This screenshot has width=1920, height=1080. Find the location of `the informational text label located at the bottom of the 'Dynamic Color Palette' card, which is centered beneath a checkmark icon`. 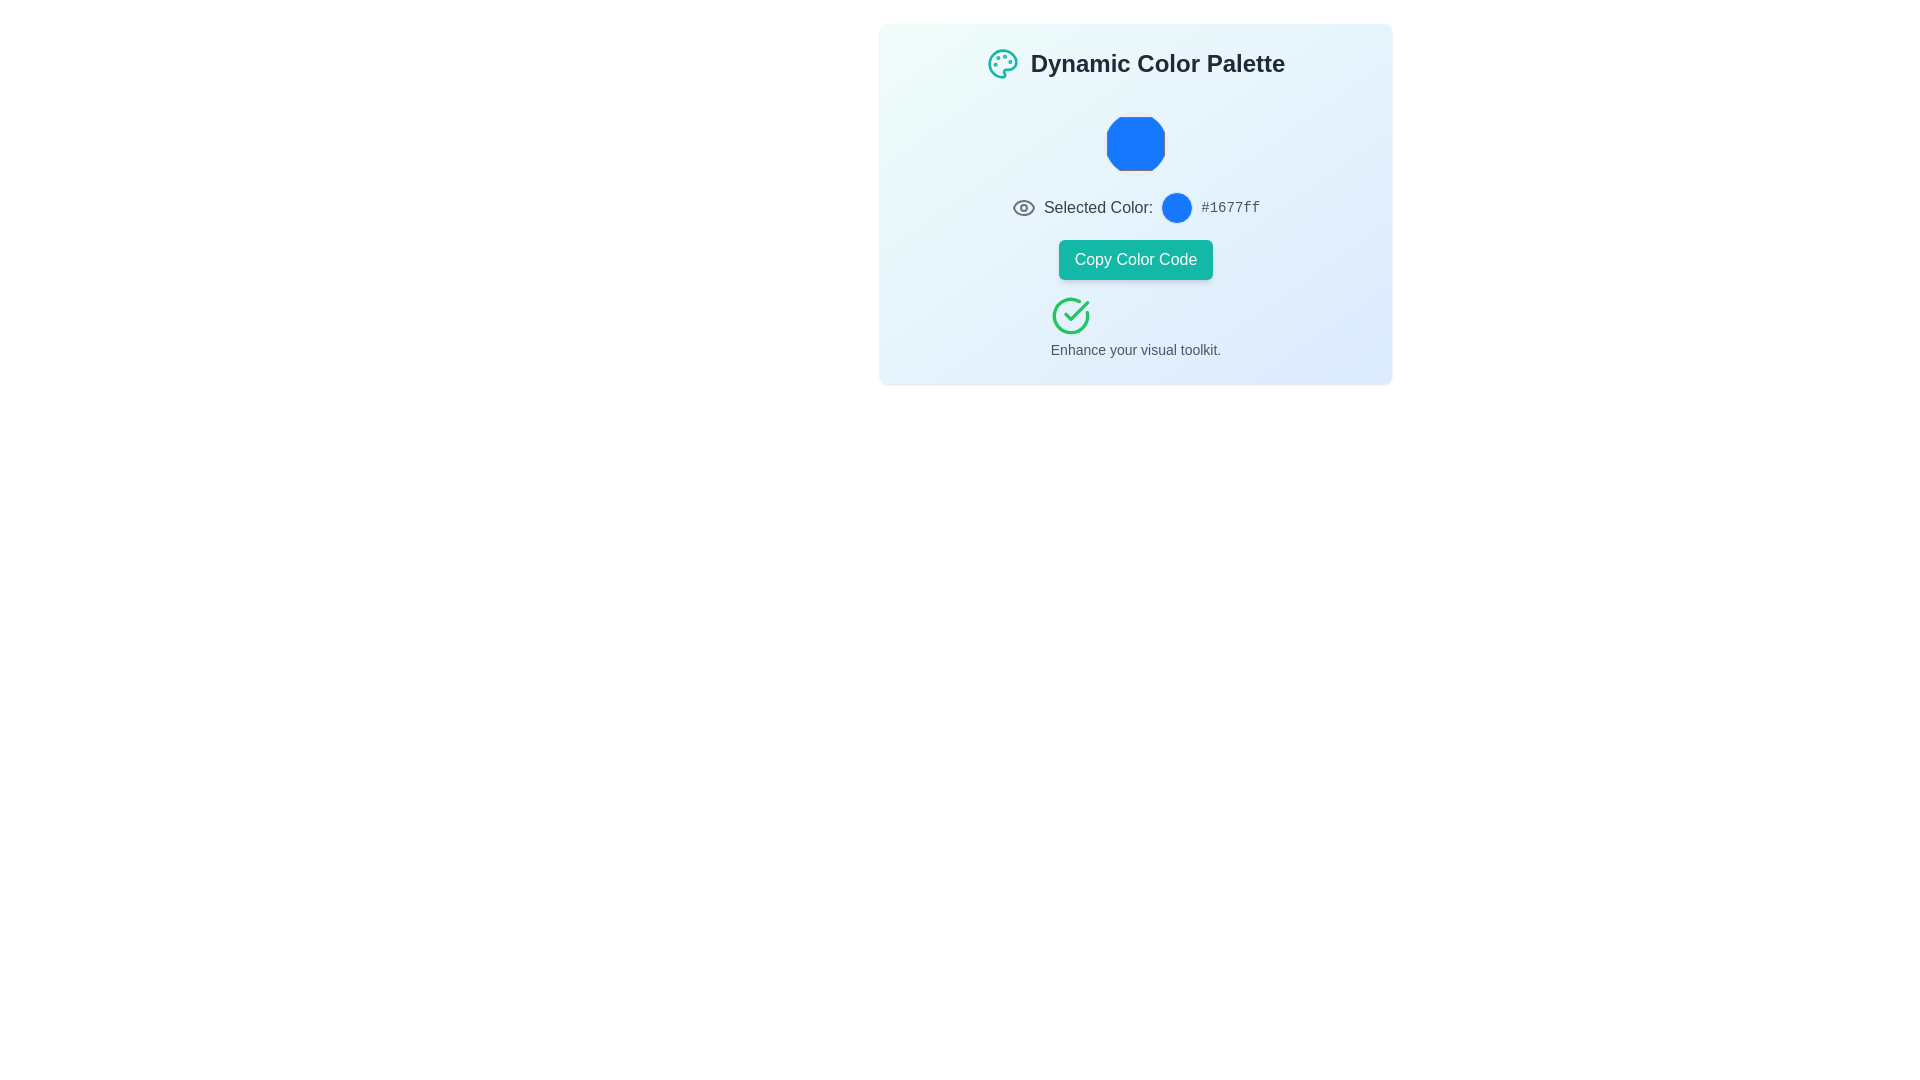

the informational text label located at the bottom of the 'Dynamic Color Palette' card, which is centered beneath a checkmark icon is located at coordinates (1136, 349).